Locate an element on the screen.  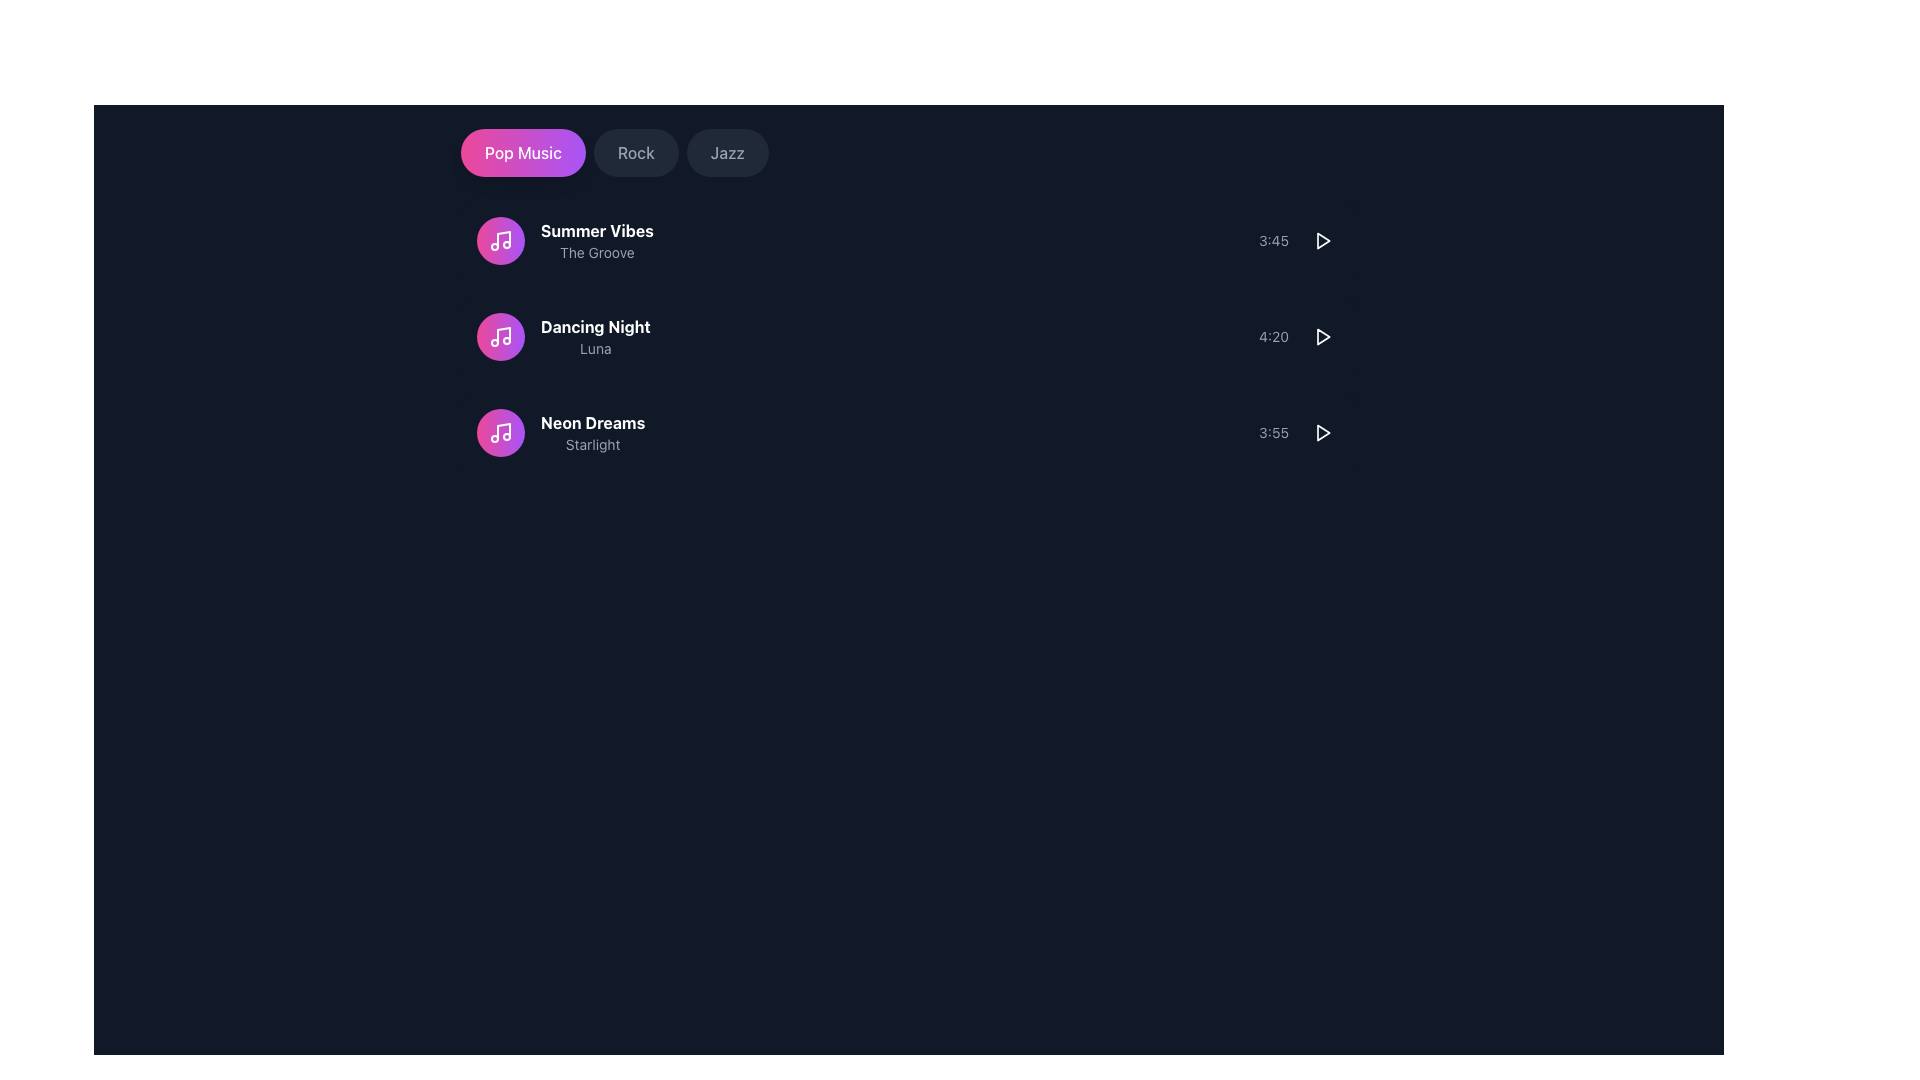
the third entry in the vertically arranged list of music tracks, which displays the title of the music track for selection or playback is located at coordinates (592, 422).